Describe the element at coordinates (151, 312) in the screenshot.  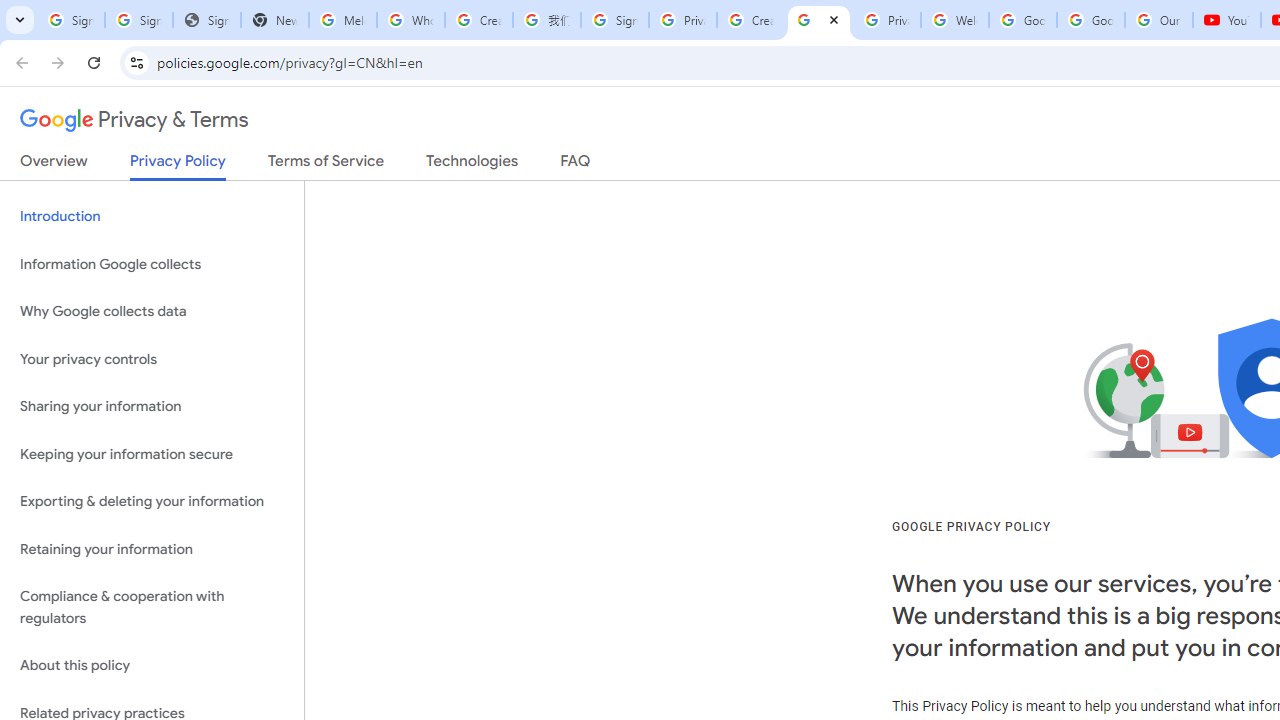
I see `'Why Google collects data'` at that location.